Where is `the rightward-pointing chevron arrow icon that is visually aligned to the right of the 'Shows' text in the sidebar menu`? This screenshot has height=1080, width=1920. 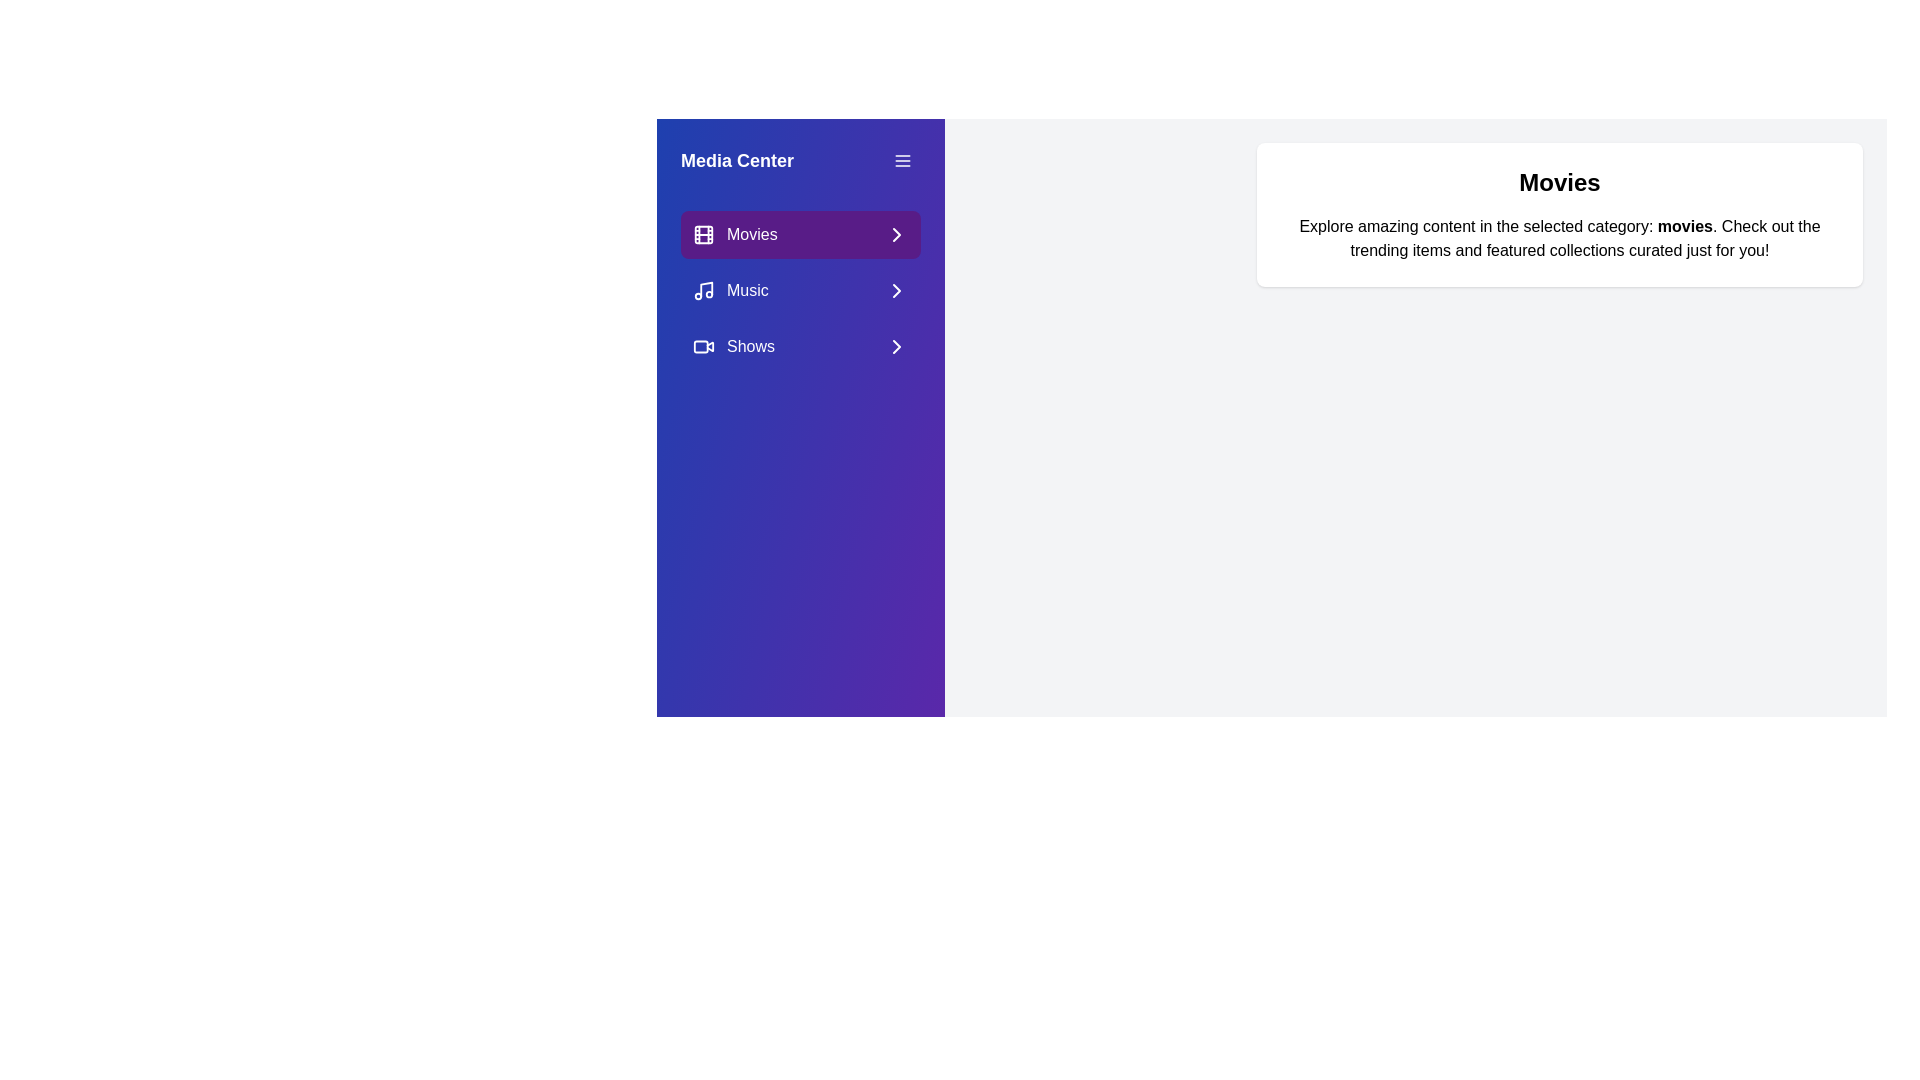
the rightward-pointing chevron arrow icon that is visually aligned to the right of the 'Shows' text in the sidebar menu is located at coordinates (896, 346).